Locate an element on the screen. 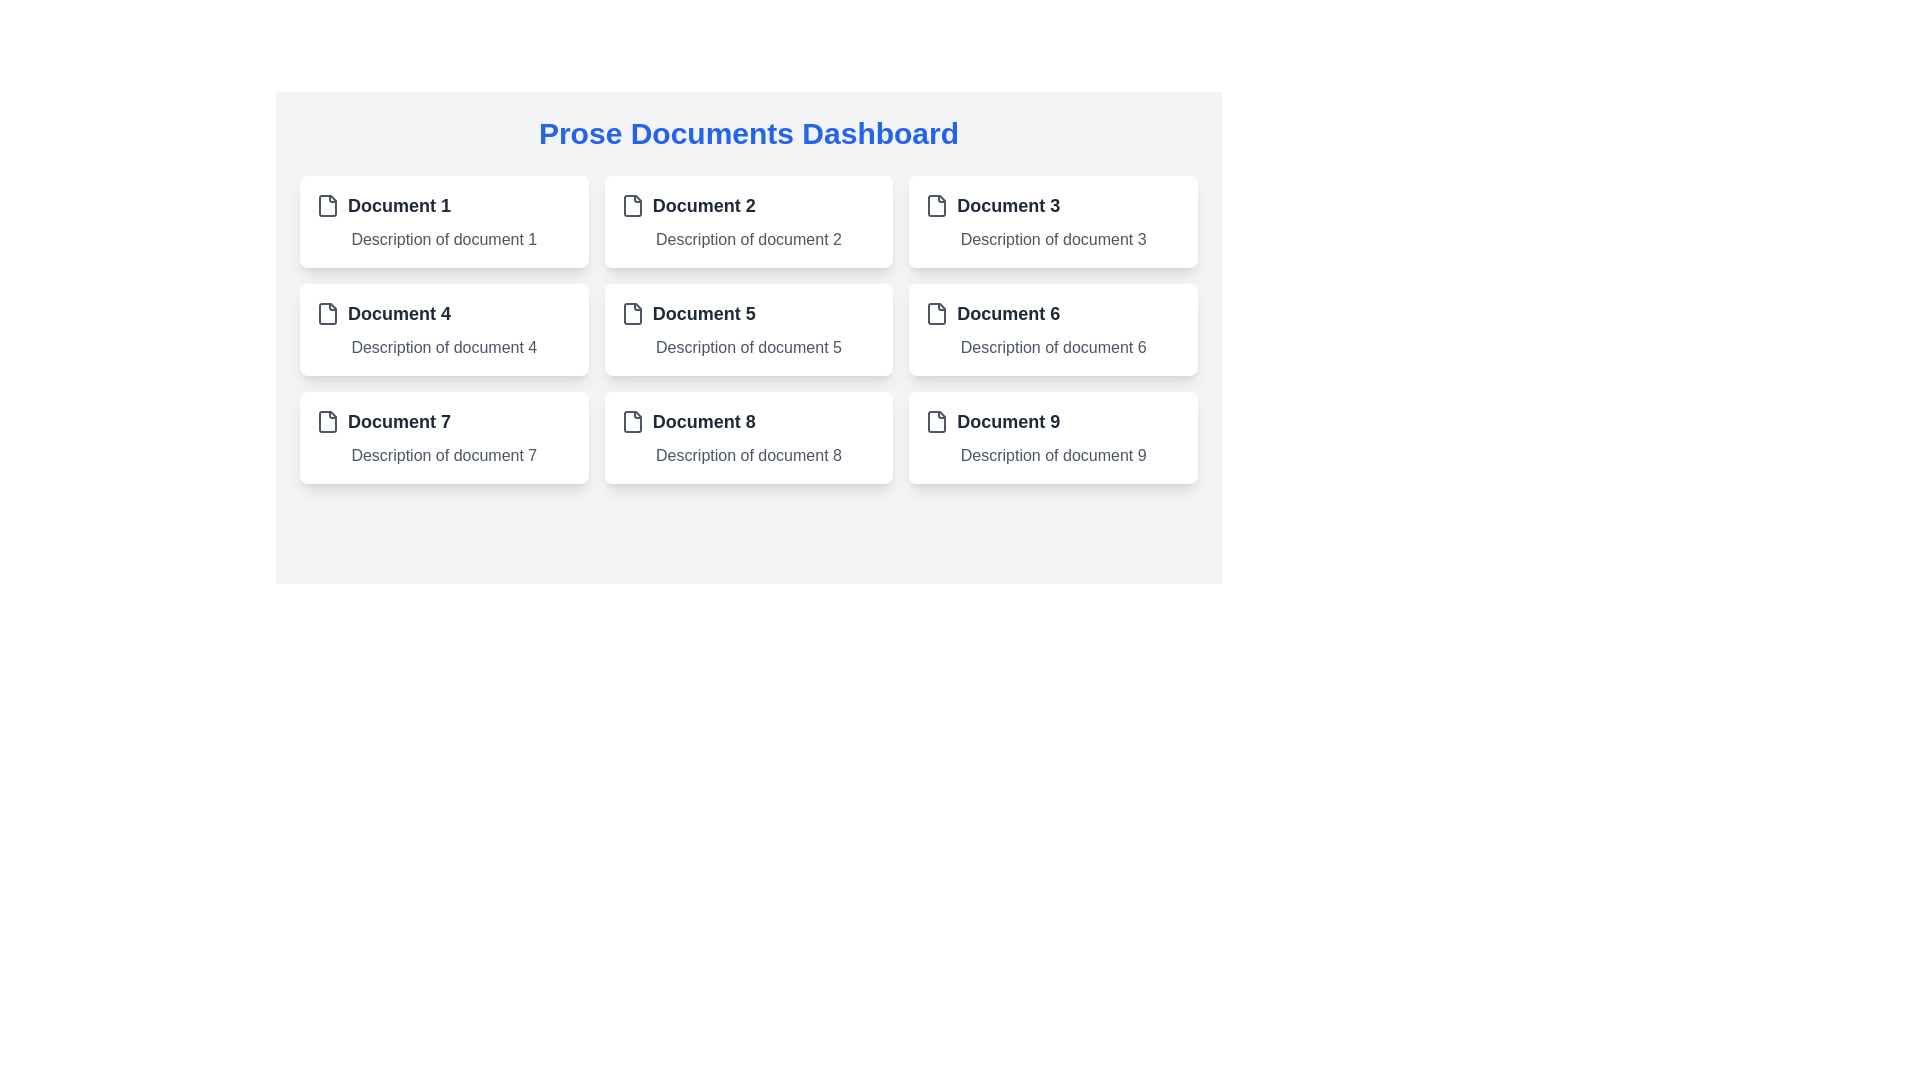 This screenshot has width=1920, height=1080. the black document icon with a red embellishment located in the top-left corner of the interface inside the 'Document 1' card is located at coordinates (327, 205).